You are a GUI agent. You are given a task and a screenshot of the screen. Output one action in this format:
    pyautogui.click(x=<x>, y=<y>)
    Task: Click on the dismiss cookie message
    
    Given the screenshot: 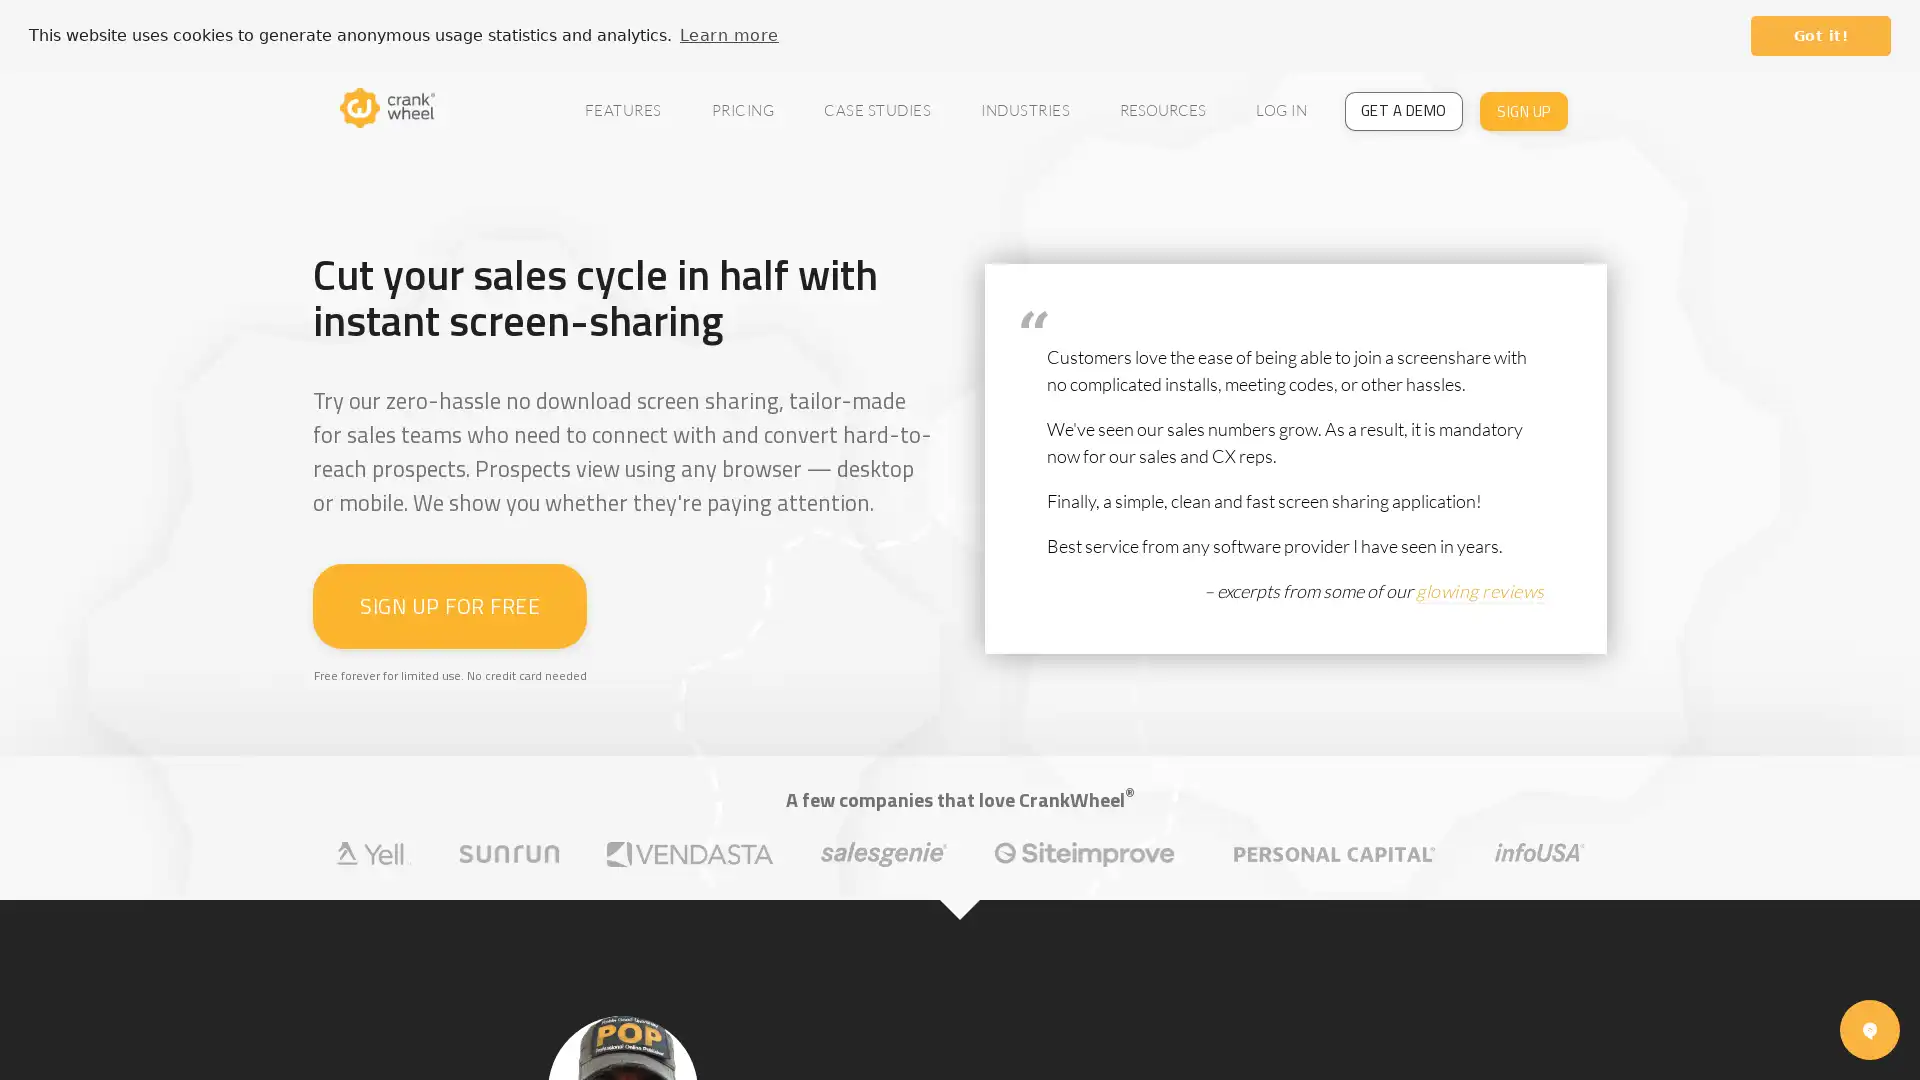 What is the action you would take?
    pyautogui.click(x=1820, y=35)
    